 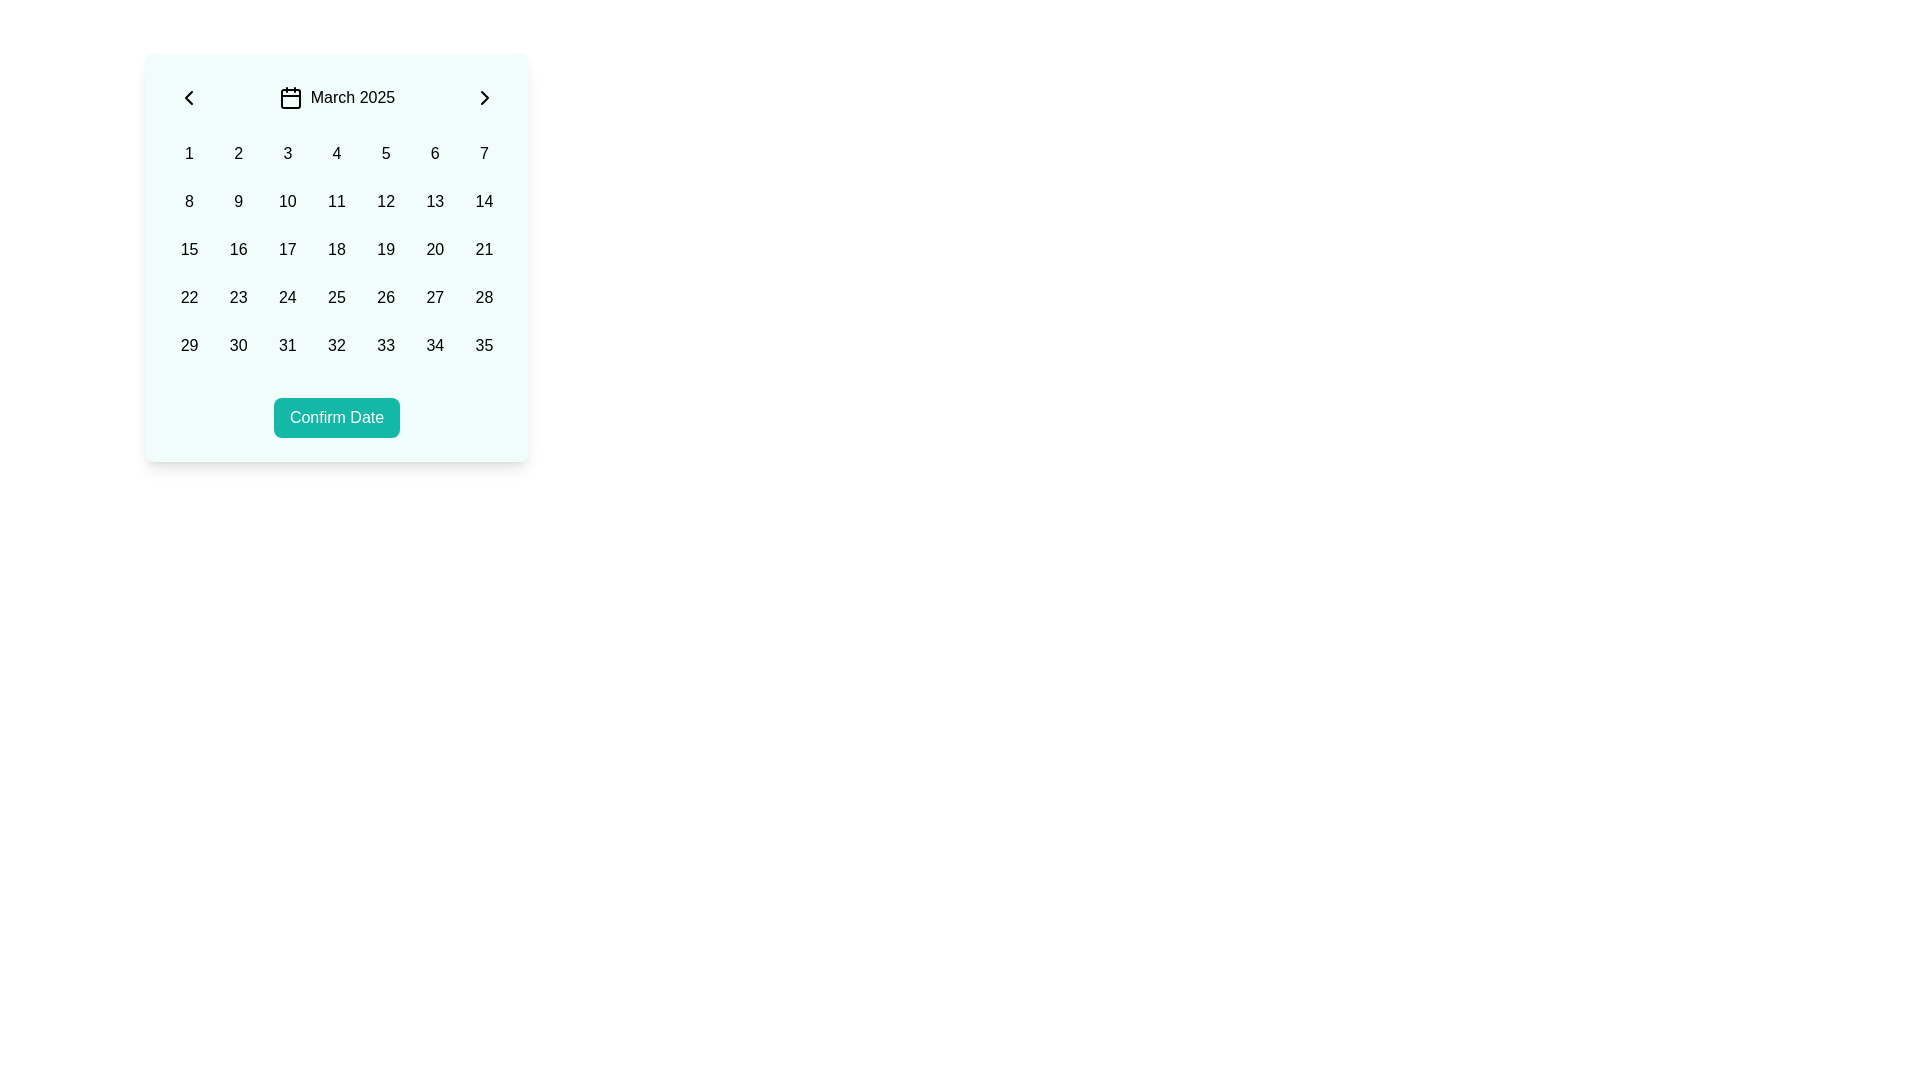 I want to click on the Button displaying the number '5' on a light green background, so click(x=386, y=153).